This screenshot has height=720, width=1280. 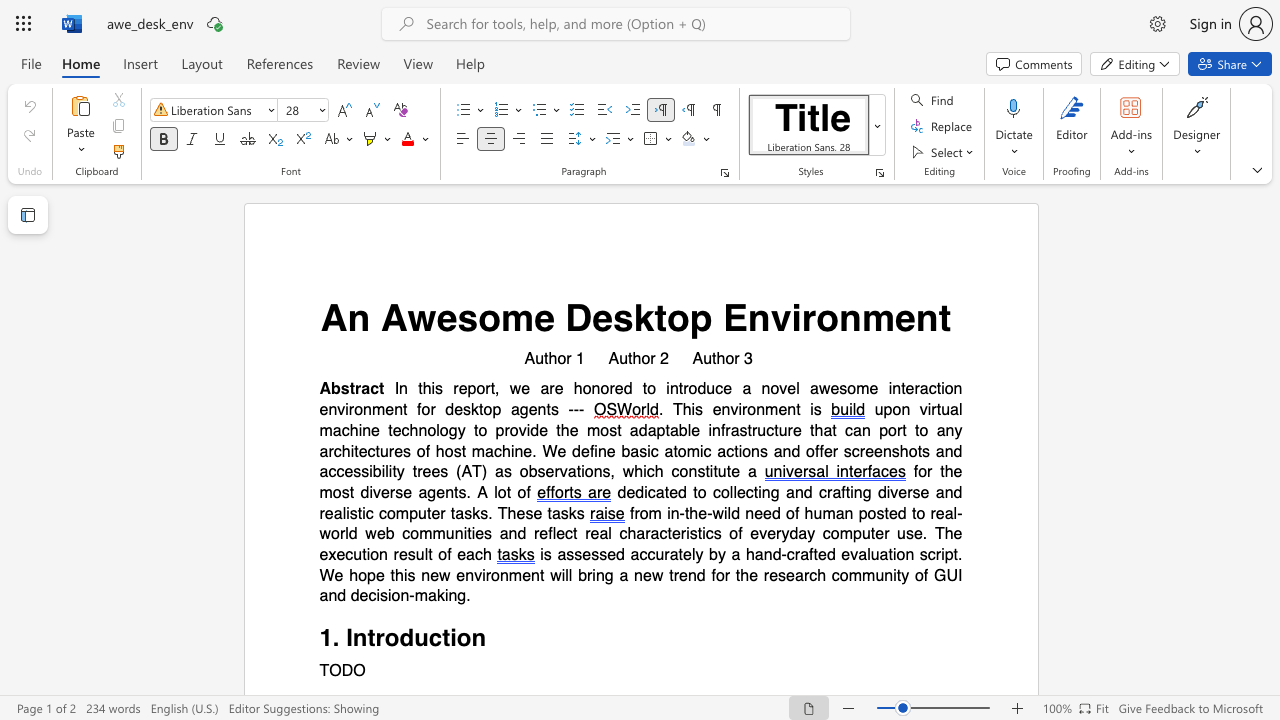 What do you see at coordinates (601, 317) in the screenshot?
I see `the 3th character "e" in the text` at bounding box center [601, 317].